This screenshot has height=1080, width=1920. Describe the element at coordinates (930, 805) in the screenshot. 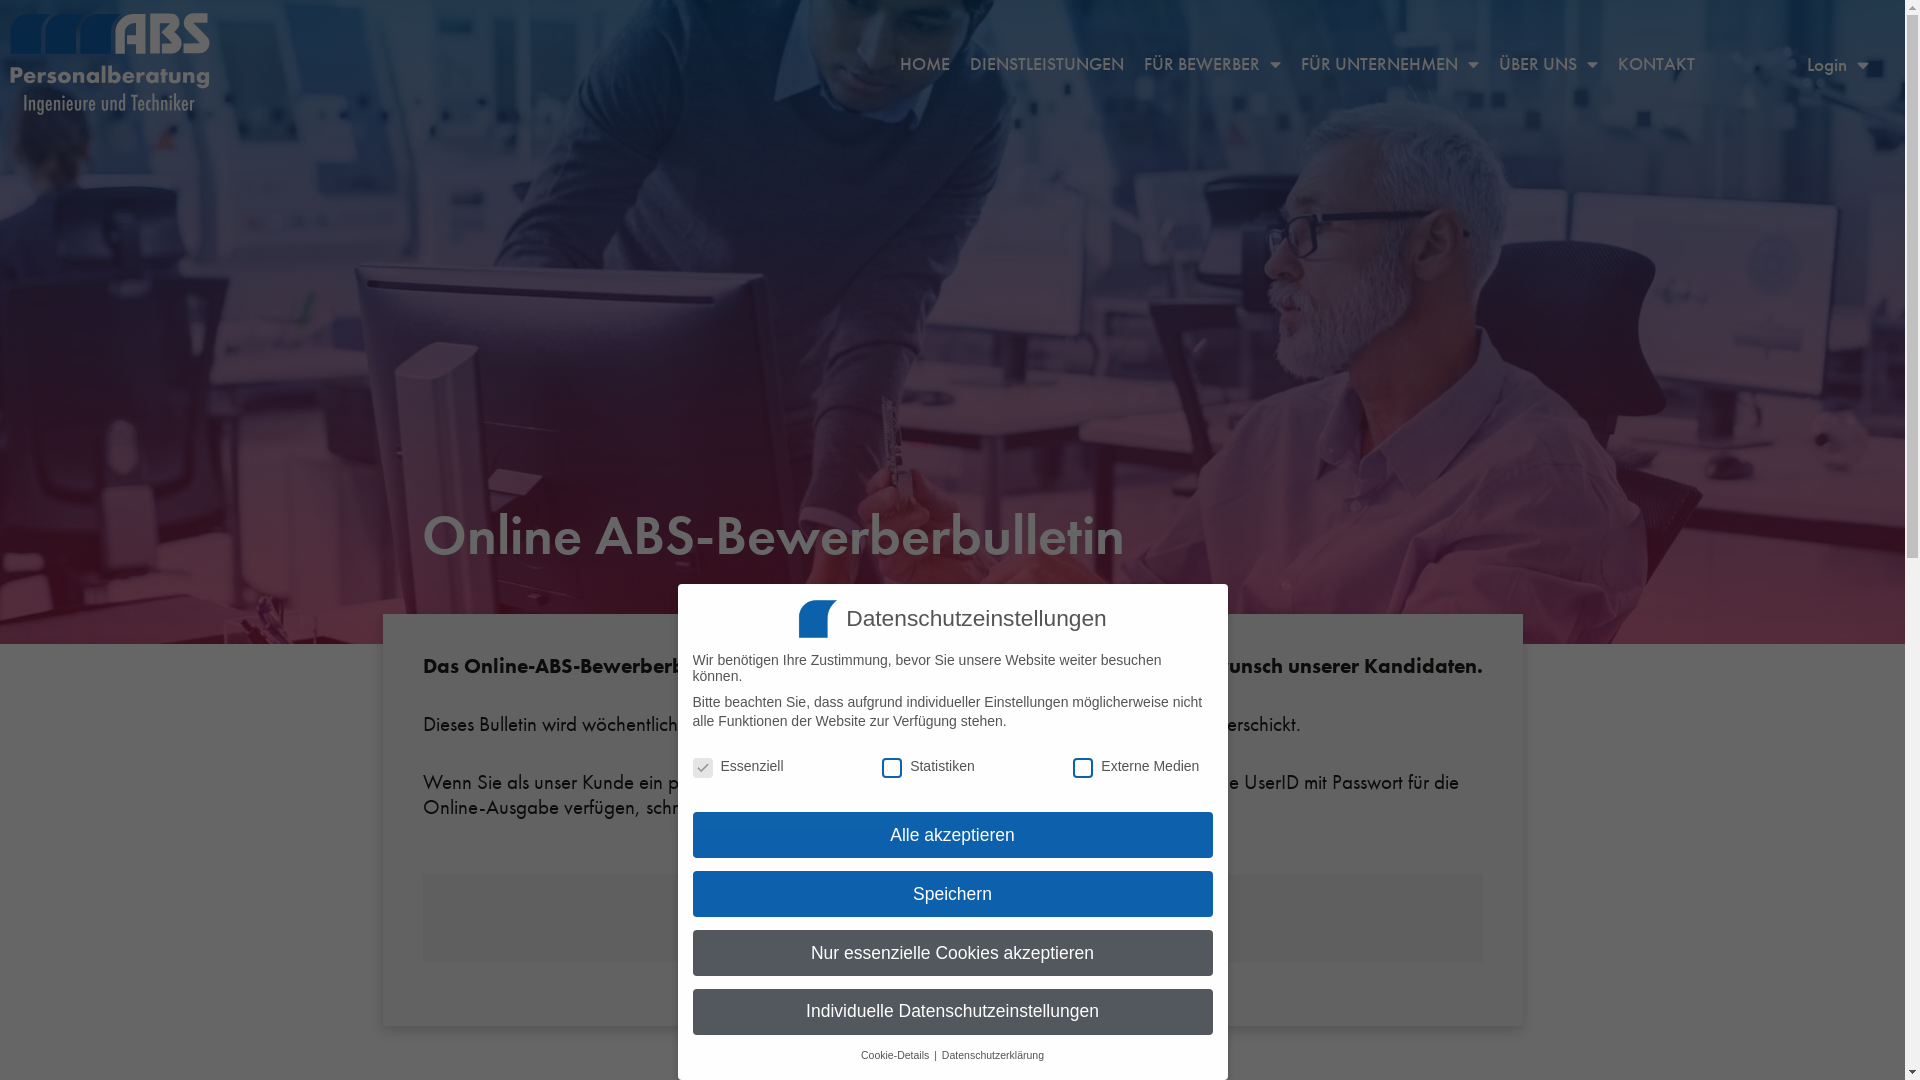

I see `'E-Mail'` at that location.